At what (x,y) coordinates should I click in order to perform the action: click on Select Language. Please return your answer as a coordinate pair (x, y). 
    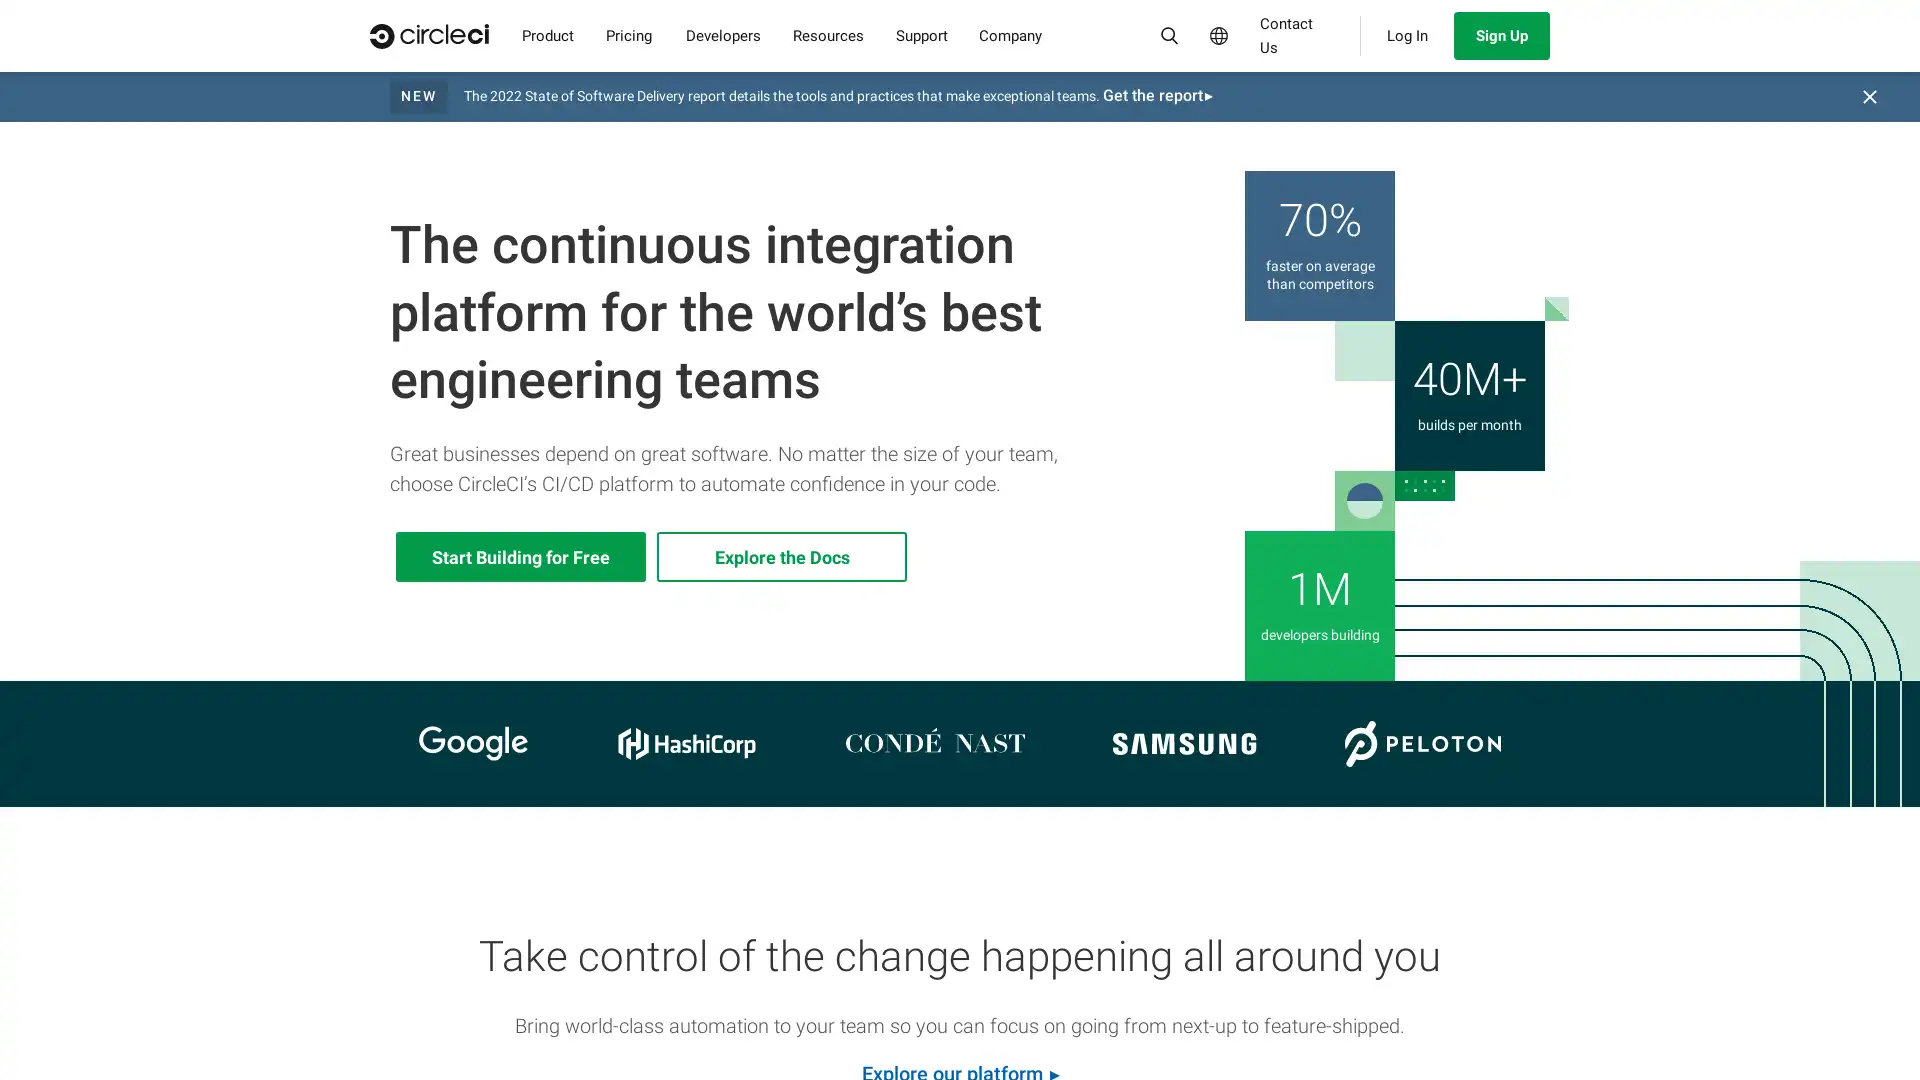
    Looking at the image, I should click on (1218, 35).